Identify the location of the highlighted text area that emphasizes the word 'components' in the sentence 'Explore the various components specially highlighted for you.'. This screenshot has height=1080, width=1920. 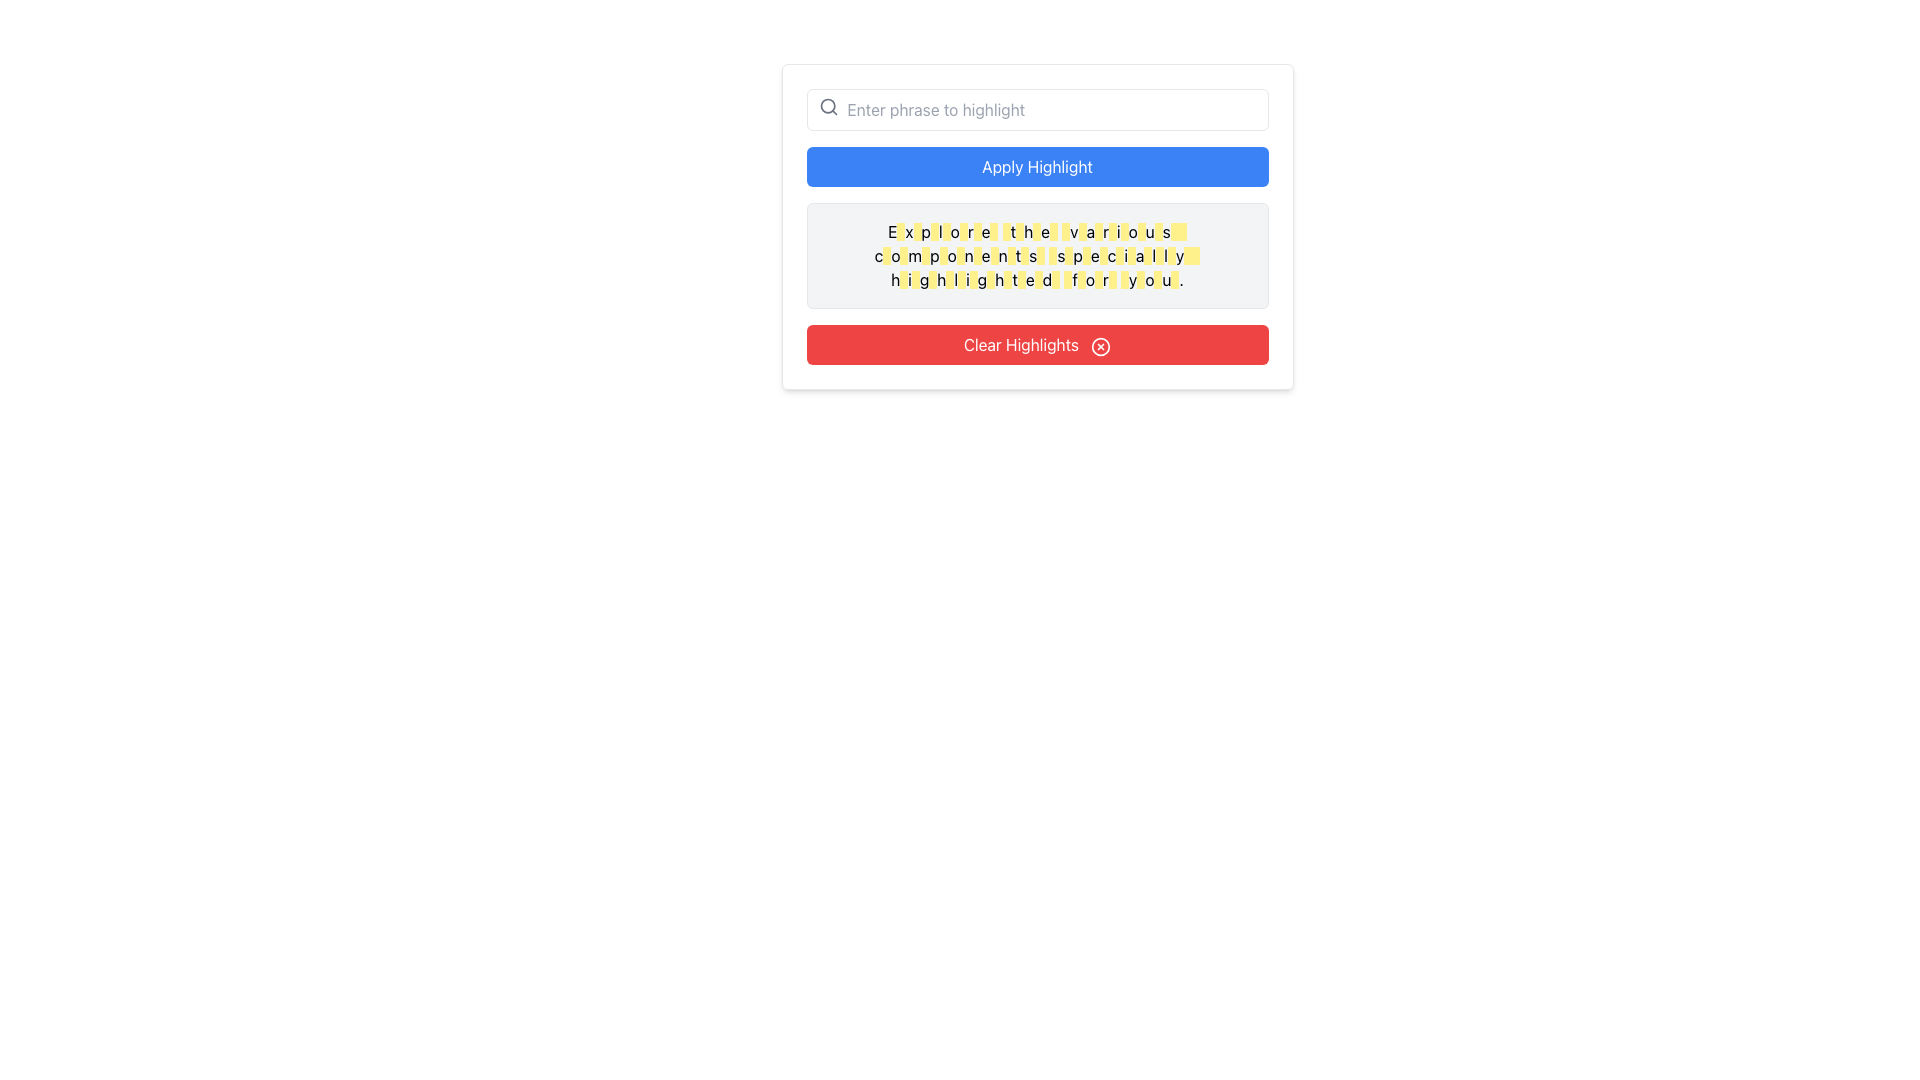
(903, 254).